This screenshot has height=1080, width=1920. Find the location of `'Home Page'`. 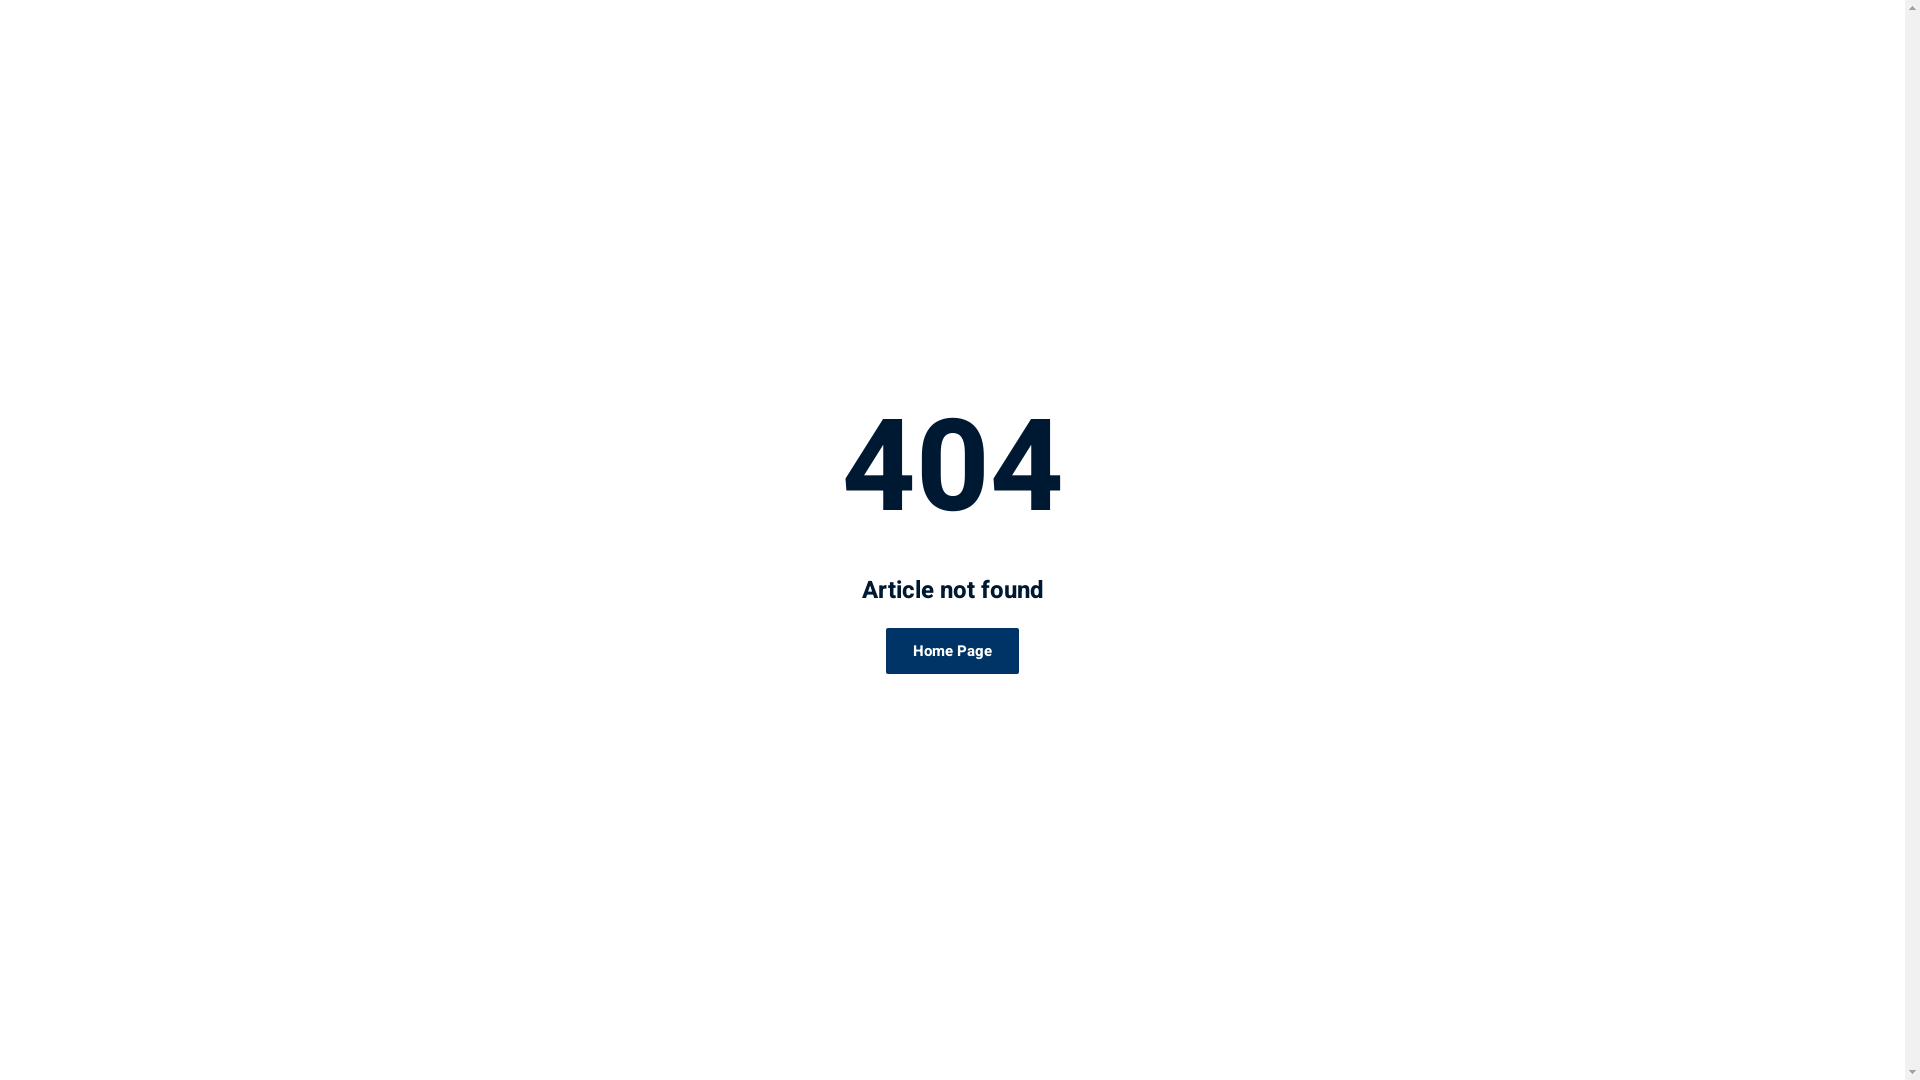

'Home Page' is located at coordinates (951, 651).